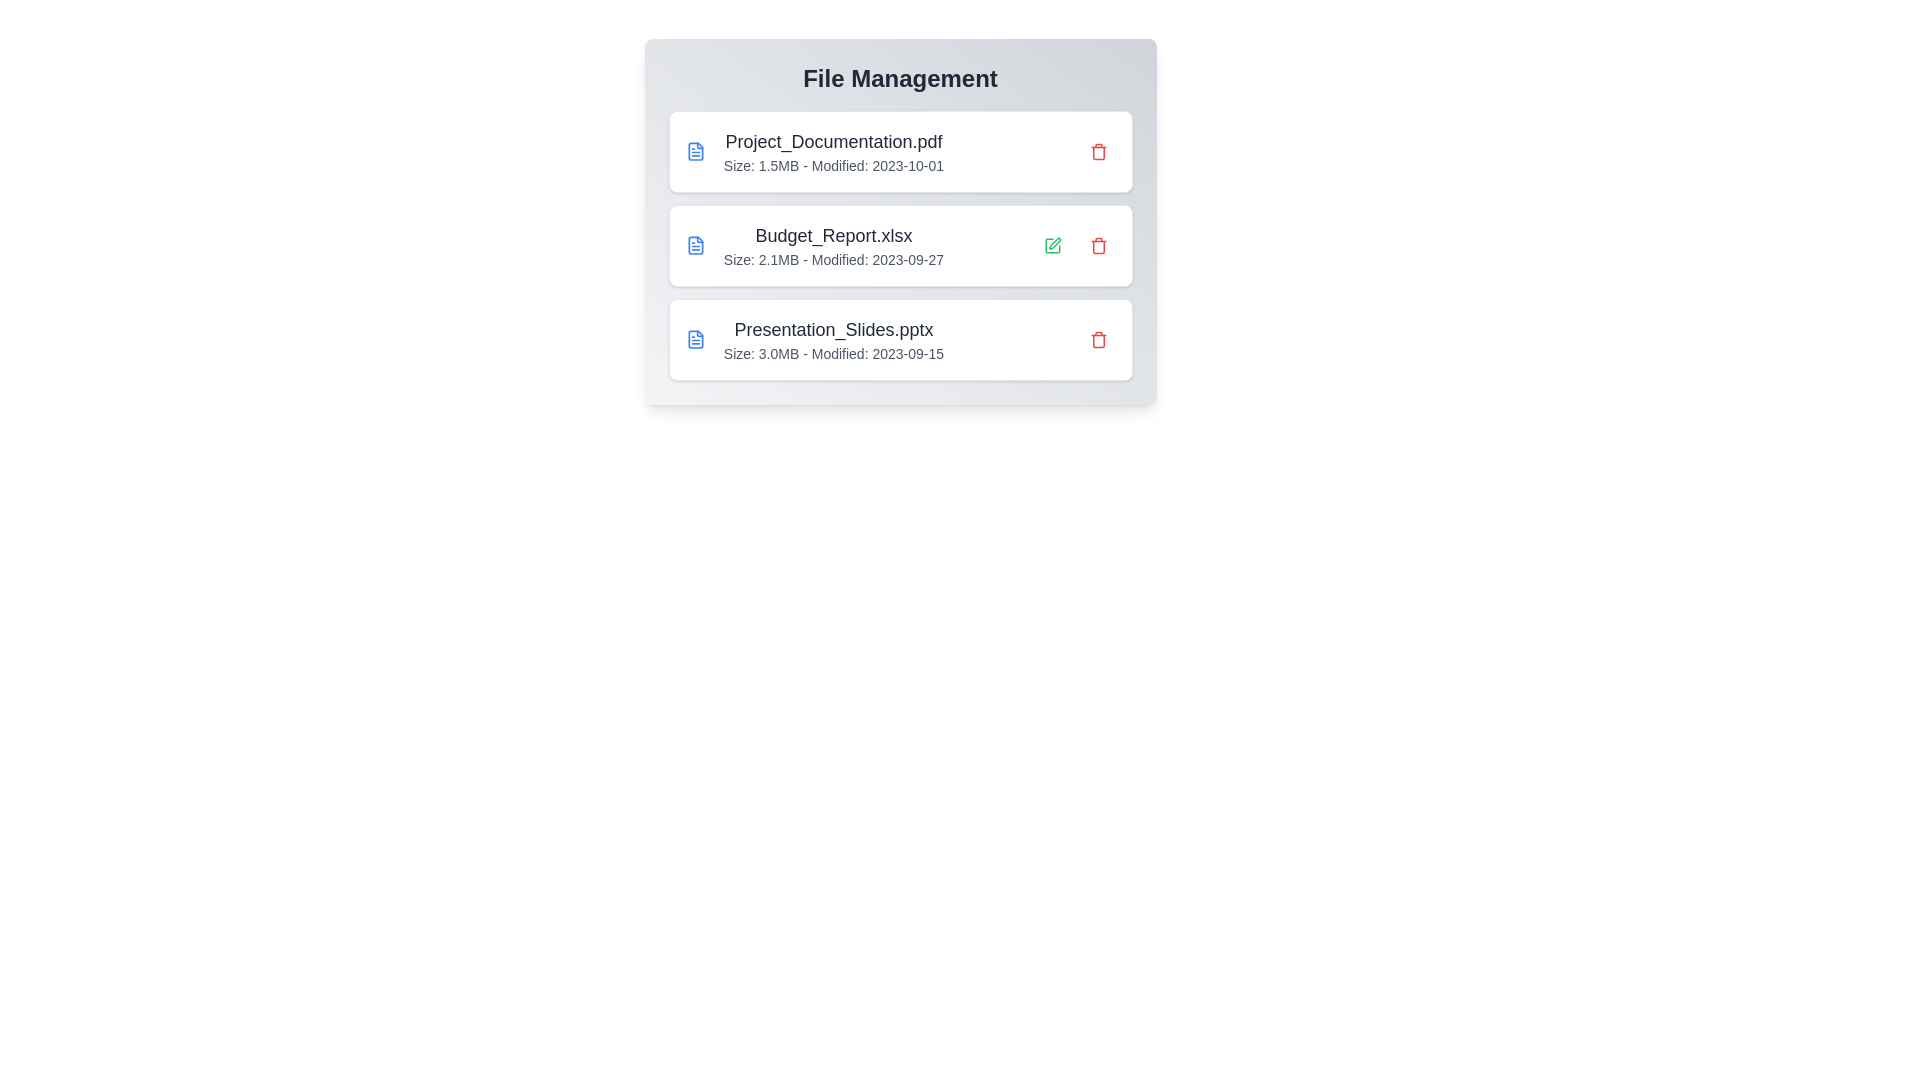 This screenshot has width=1920, height=1080. What do you see at coordinates (1051, 245) in the screenshot?
I see `the edit button for the 'Budget_Report.xlsx' file` at bounding box center [1051, 245].